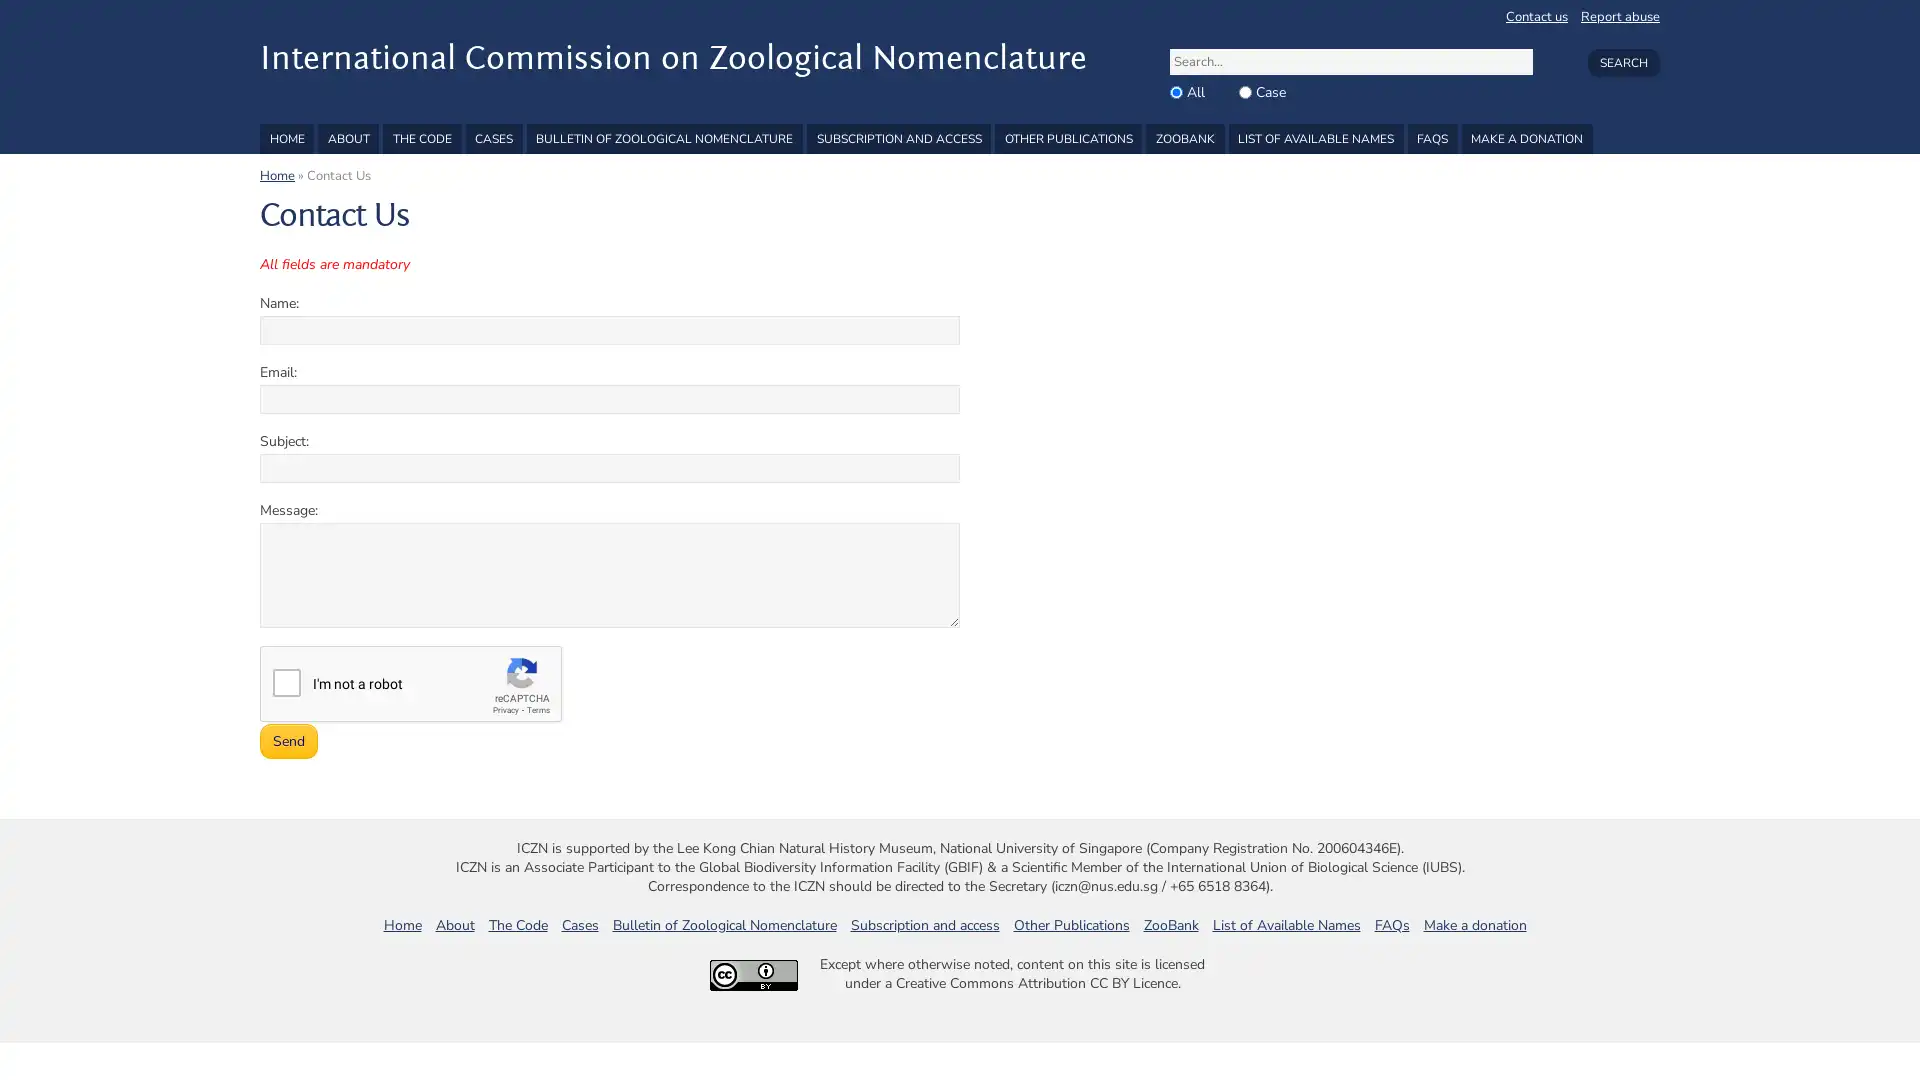  What do you see at coordinates (287, 741) in the screenshot?
I see `Send` at bounding box center [287, 741].